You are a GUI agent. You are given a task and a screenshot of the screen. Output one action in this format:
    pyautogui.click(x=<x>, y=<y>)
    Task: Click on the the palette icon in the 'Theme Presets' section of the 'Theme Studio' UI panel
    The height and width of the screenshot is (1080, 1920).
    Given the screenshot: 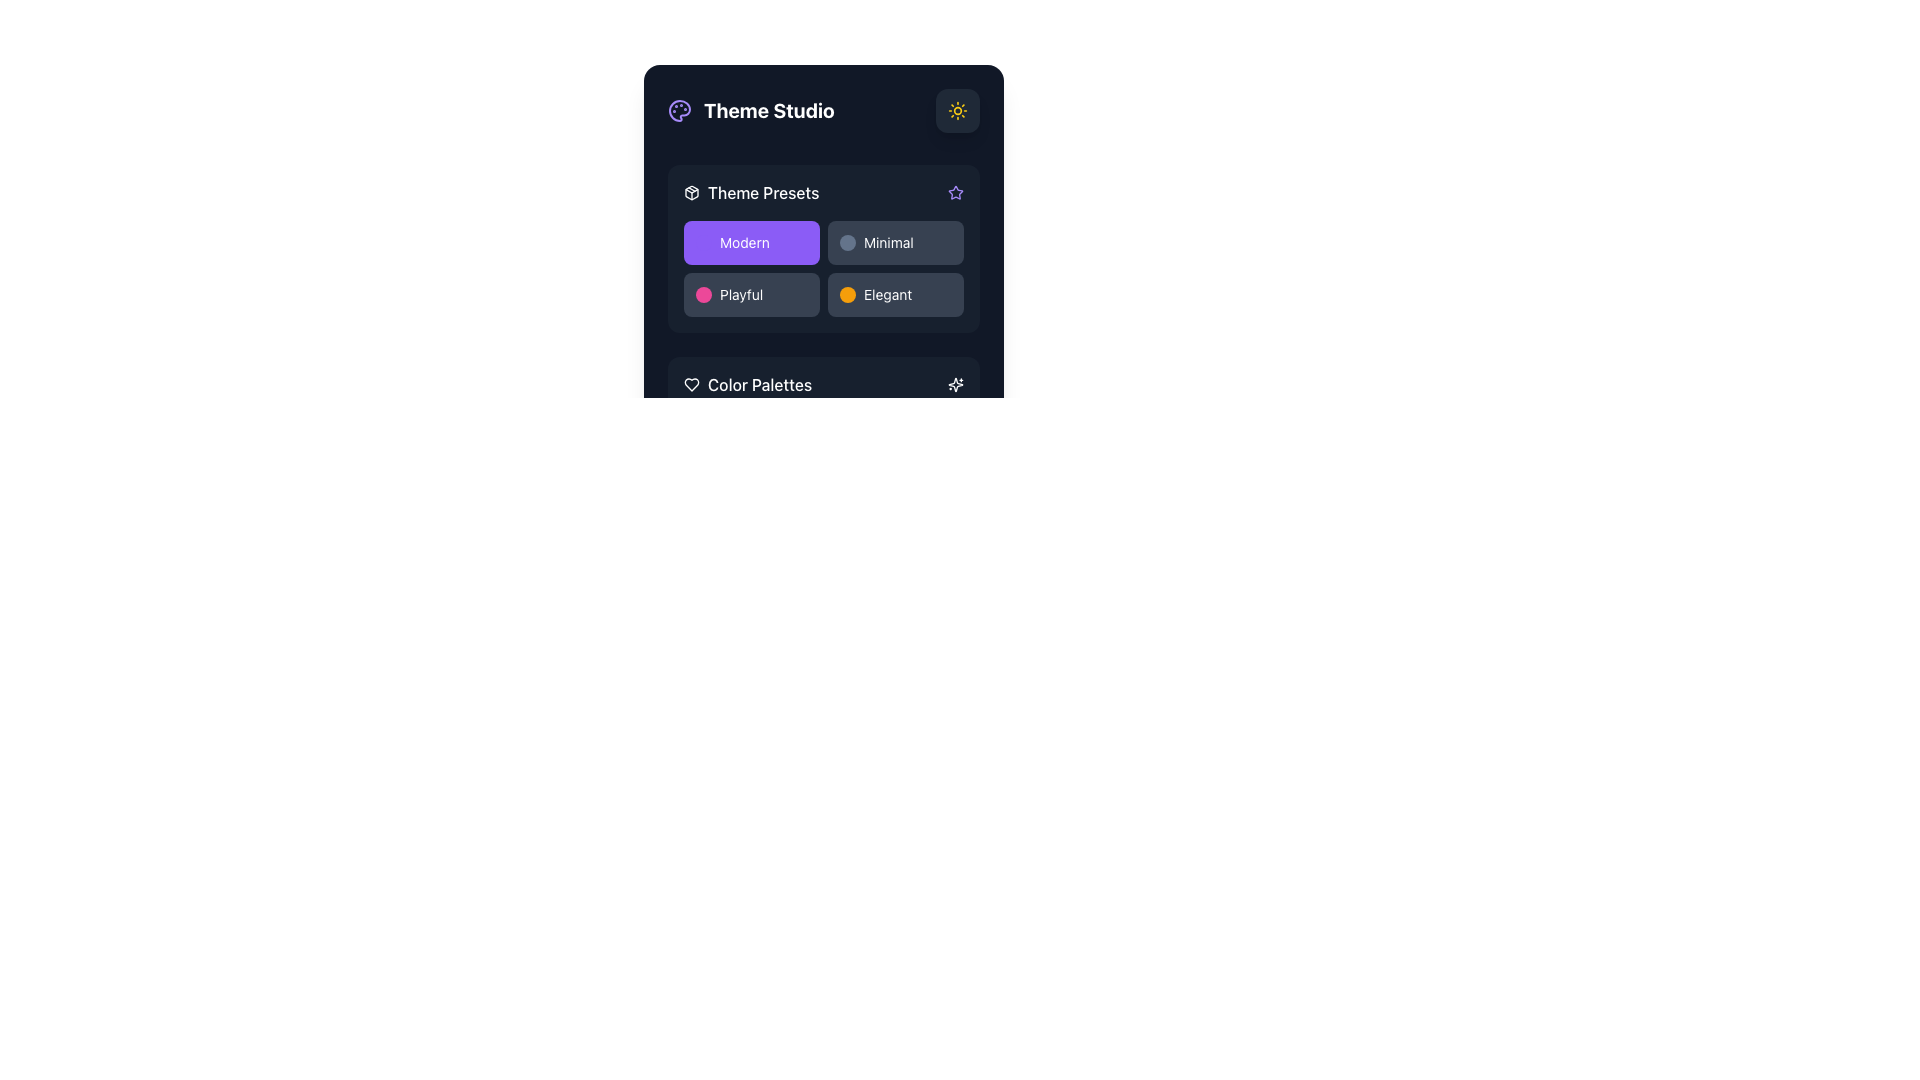 What is the action you would take?
    pyautogui.click(x=680, y=111)
    